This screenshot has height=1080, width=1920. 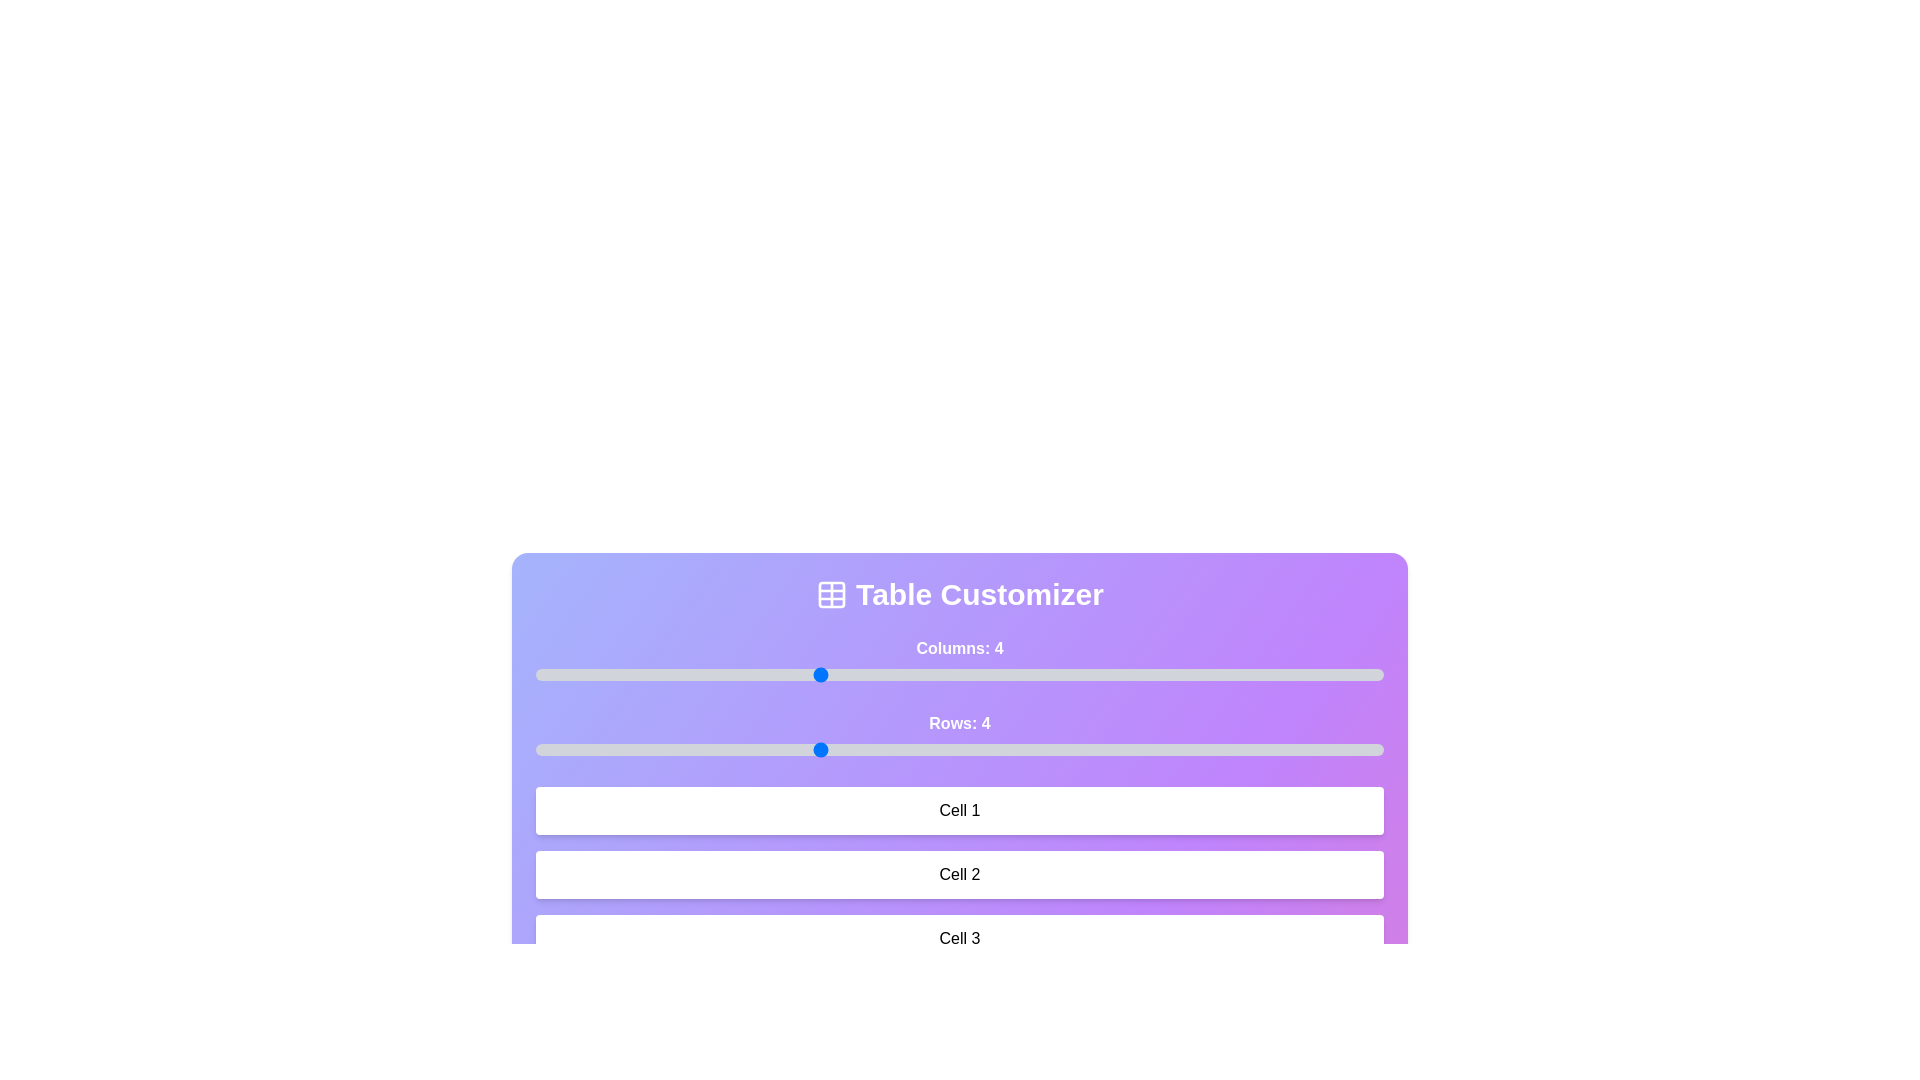 What do you see at coordinates (818, 749) in the screenshot?
I see `the number of rows by setting the slider to 4 rows` at bounding box center [818, 749].